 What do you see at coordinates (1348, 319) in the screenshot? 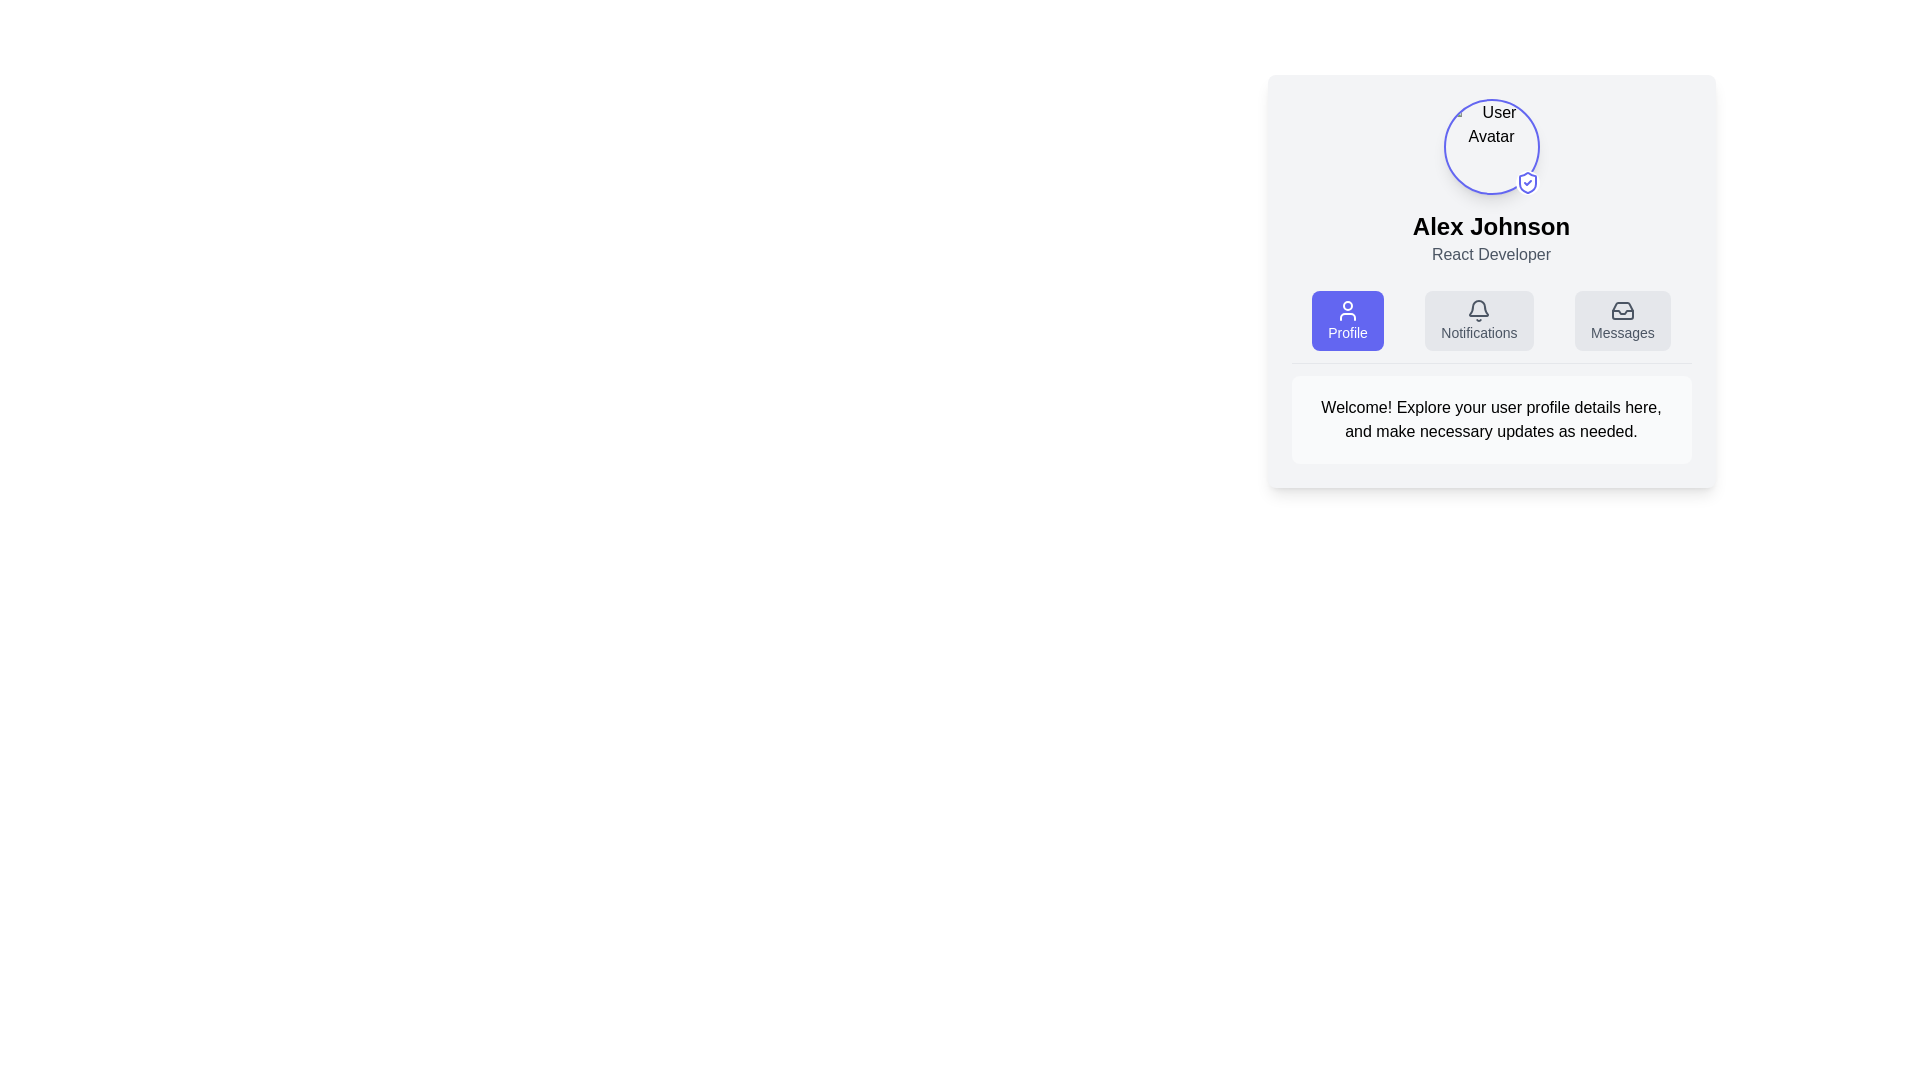
I see `the 'Profile' button, which is a rounded rectangular button with a purple background, a white user silhouette icon, and white text below it` at bounding box center [1348, 319].